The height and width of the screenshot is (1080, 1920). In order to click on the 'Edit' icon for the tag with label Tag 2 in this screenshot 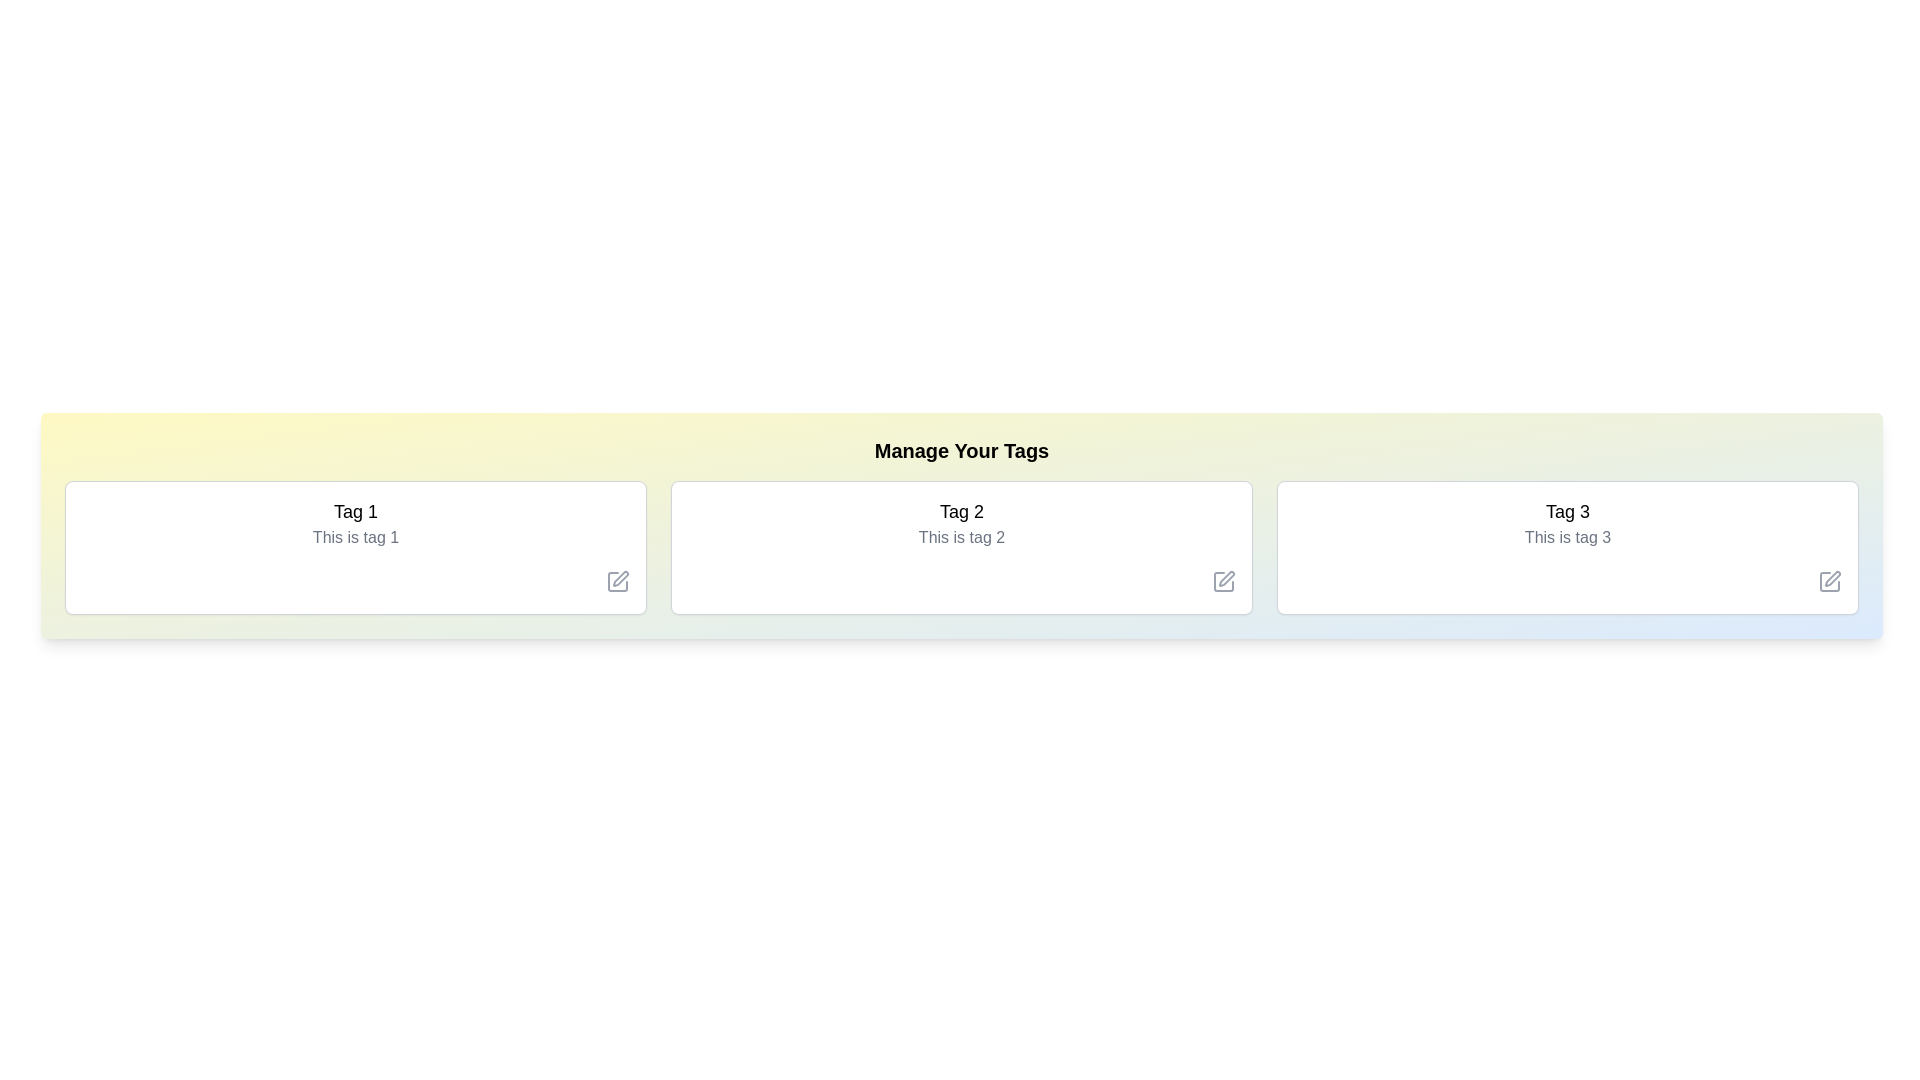, I will do `click(1223, 582)`.